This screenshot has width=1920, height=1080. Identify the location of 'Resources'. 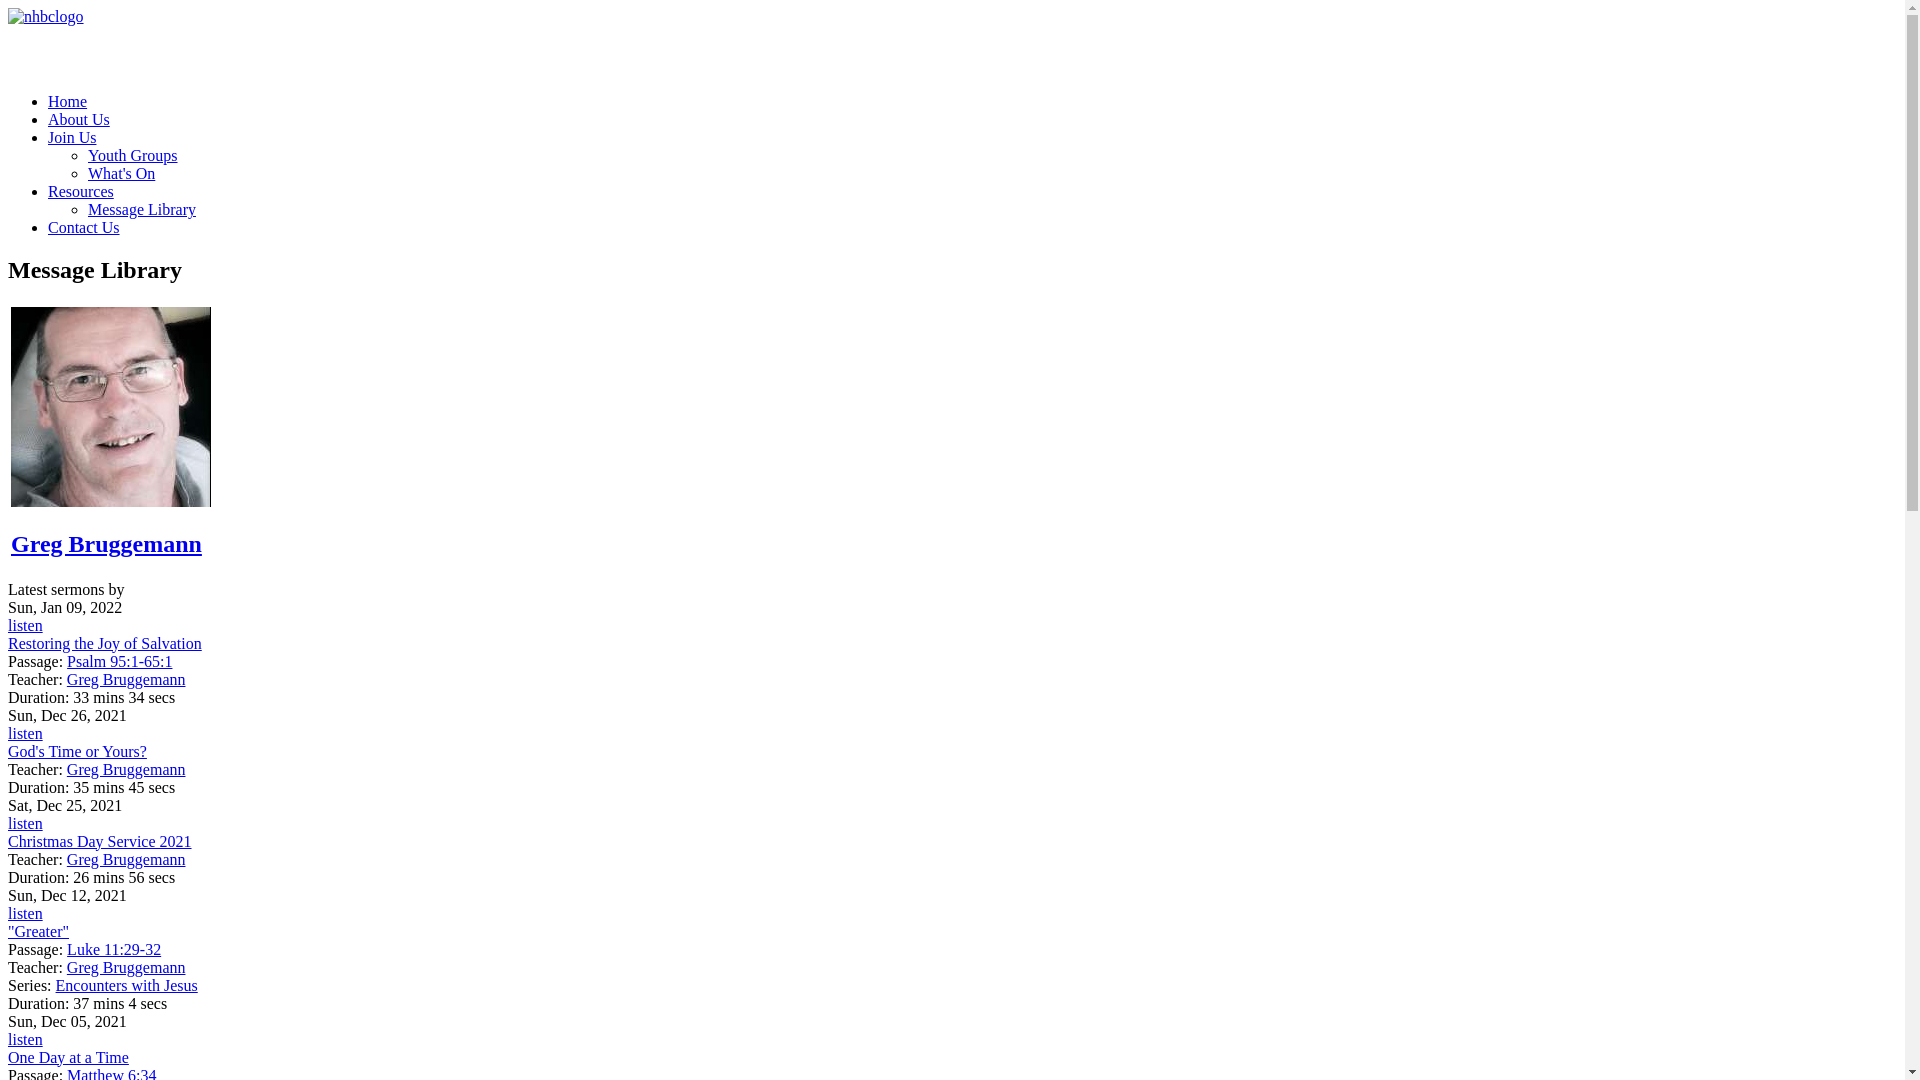
(48, 191).